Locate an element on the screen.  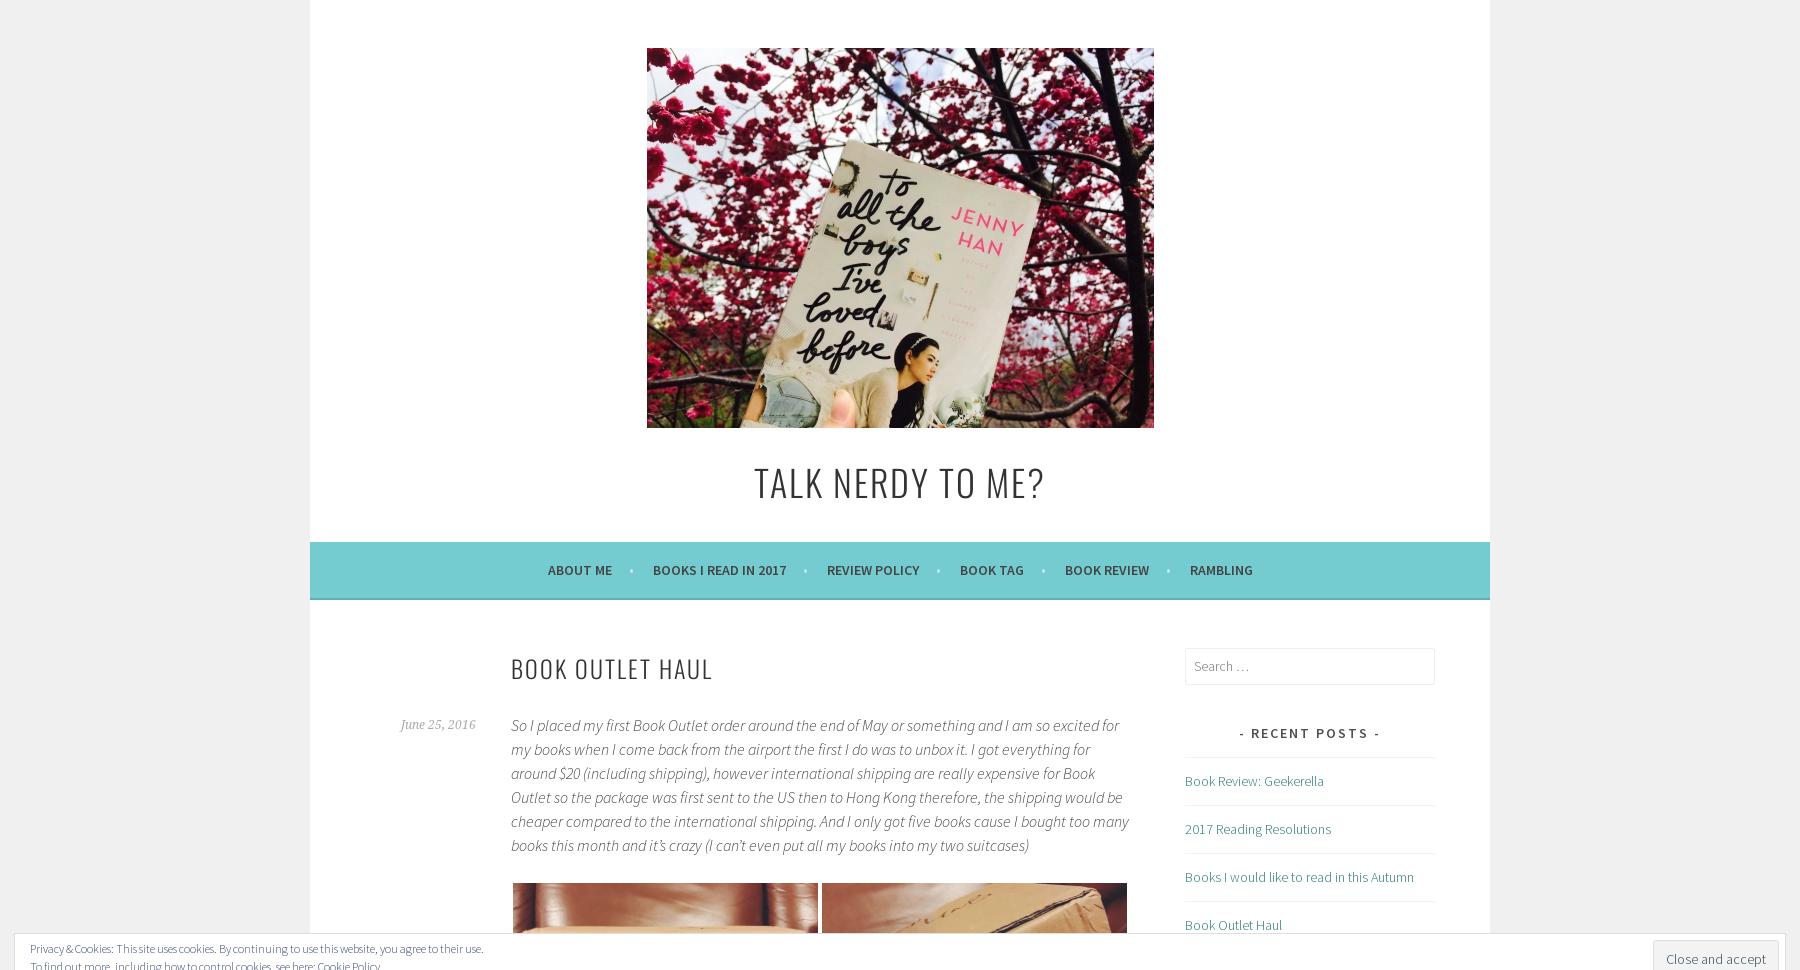
'Book Review: Geekerella' is located at coordinates (1254, 779).